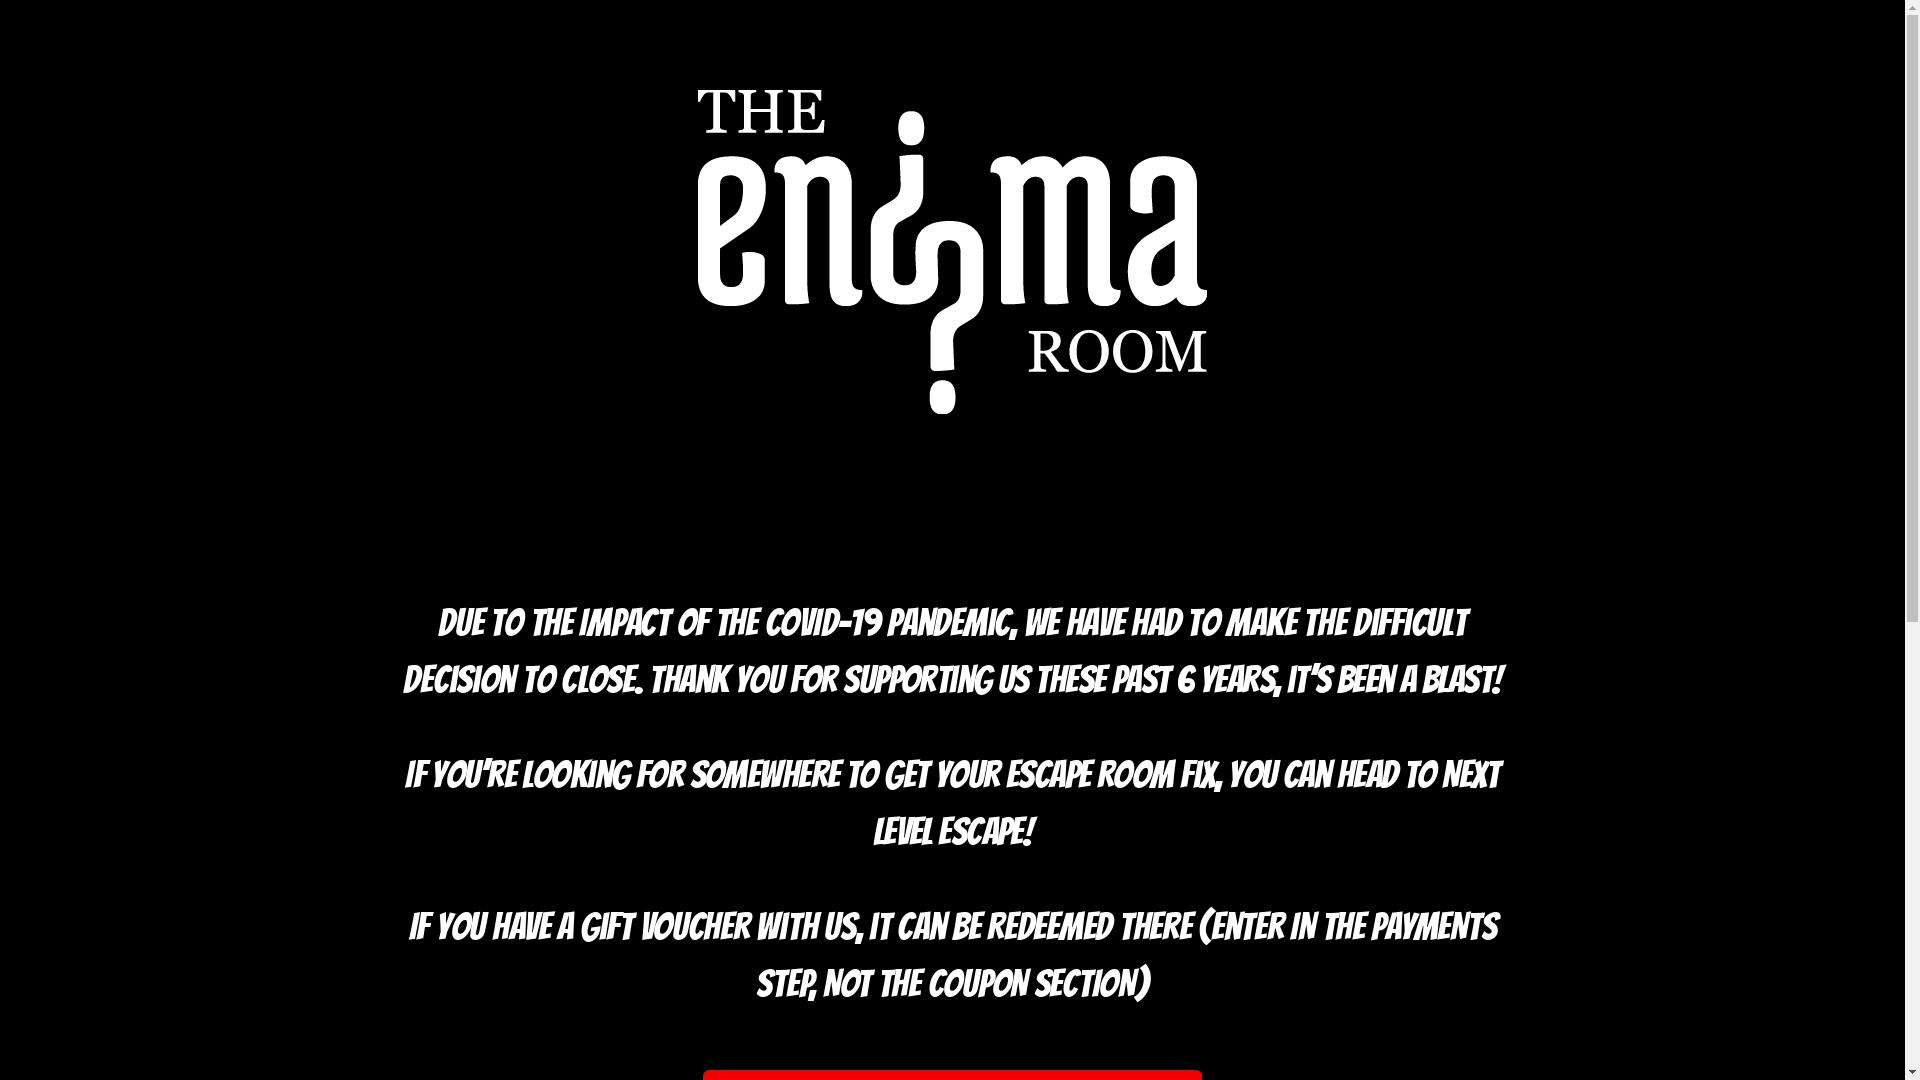  I want to click on 'Logo Type (White)', so click(951, 250).